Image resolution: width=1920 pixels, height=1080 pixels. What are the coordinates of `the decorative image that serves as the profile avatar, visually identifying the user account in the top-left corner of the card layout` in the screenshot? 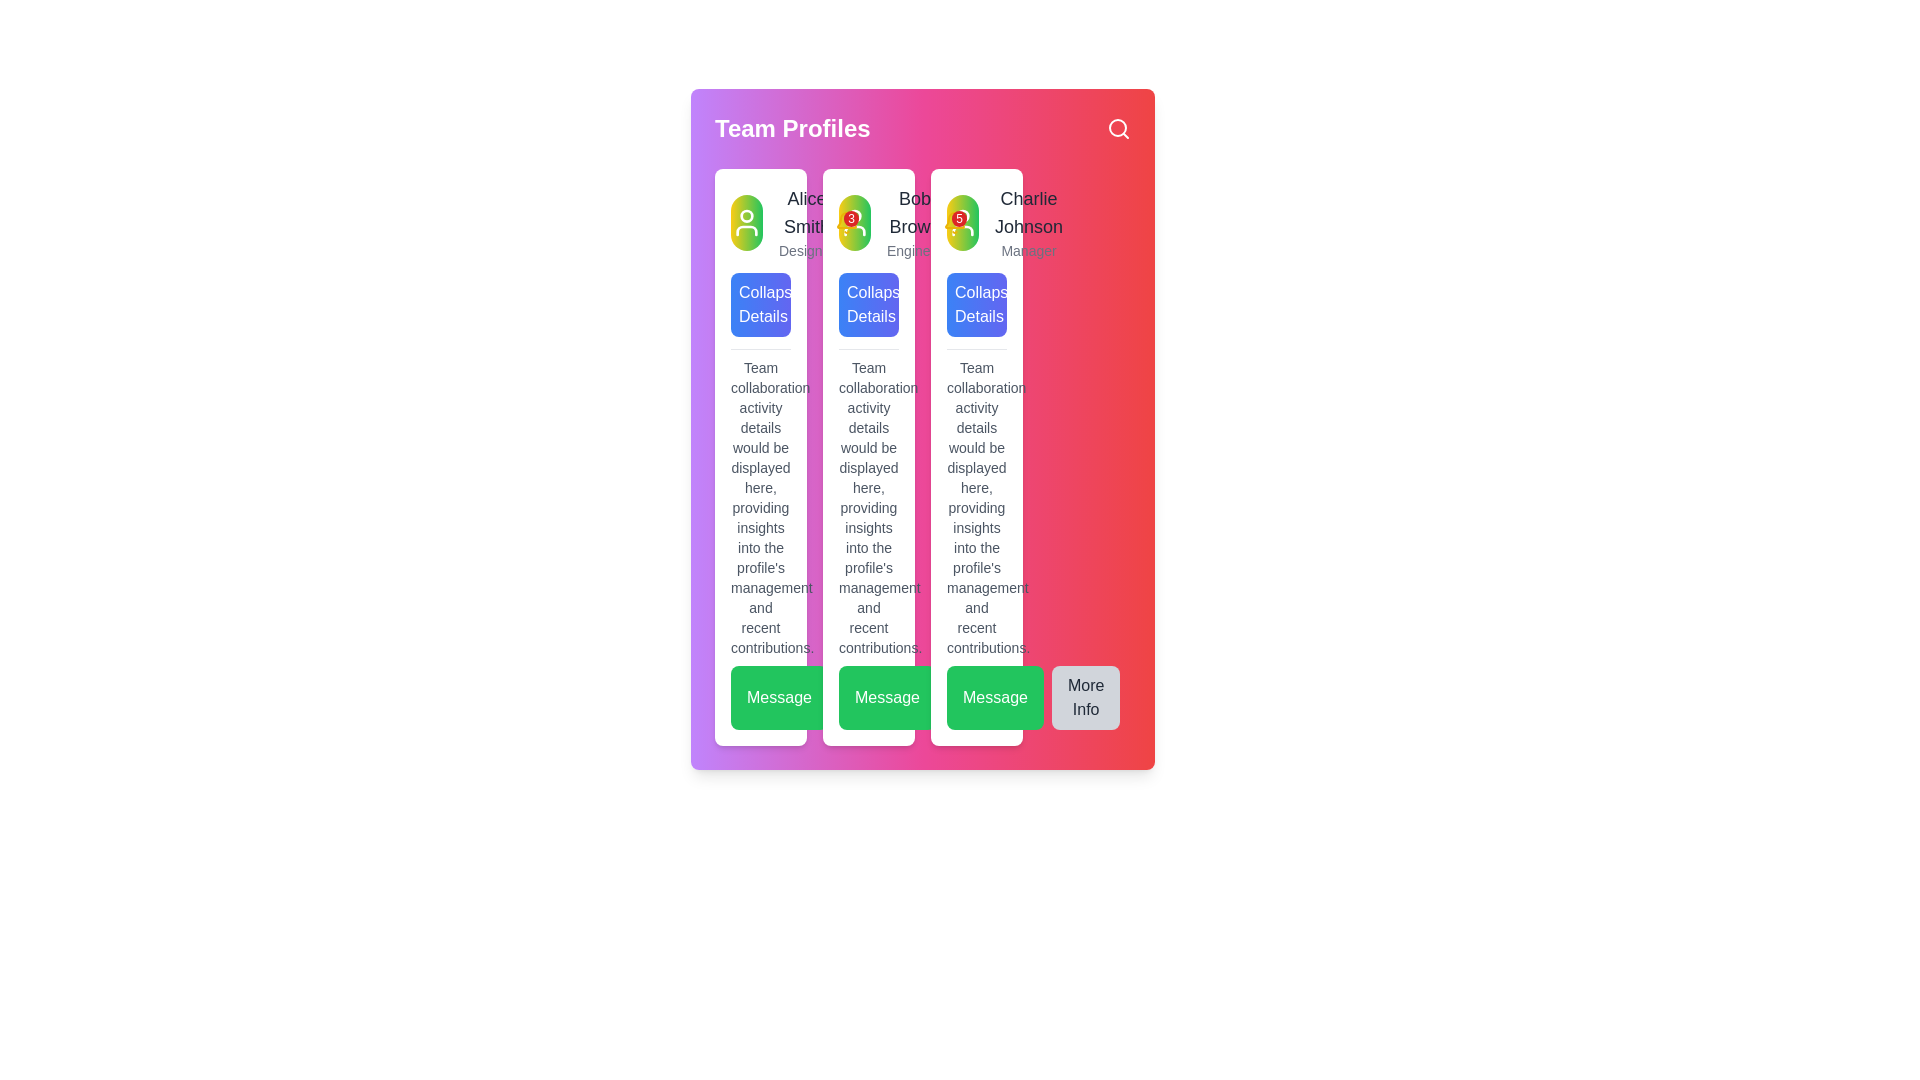 It's located at (760, 223).